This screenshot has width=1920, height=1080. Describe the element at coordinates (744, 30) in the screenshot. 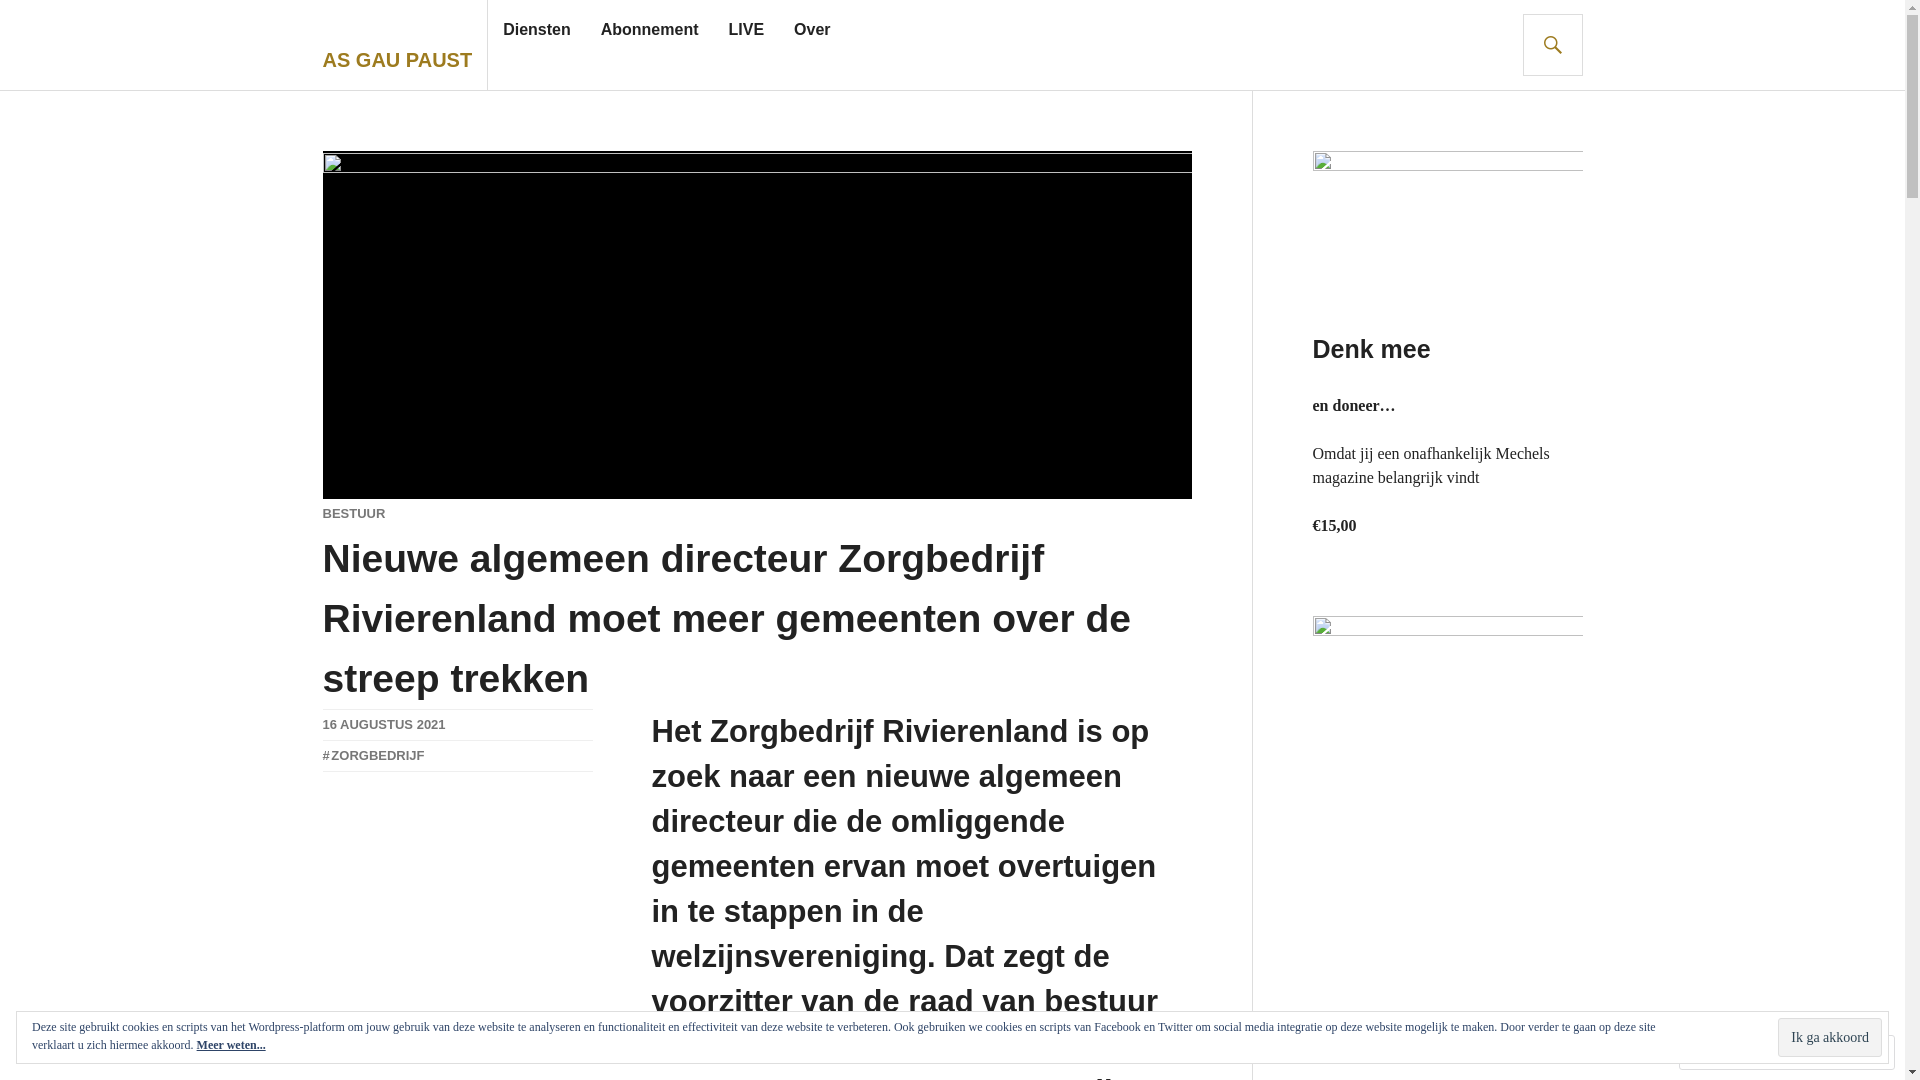

I see `'LIVE'` at that location.